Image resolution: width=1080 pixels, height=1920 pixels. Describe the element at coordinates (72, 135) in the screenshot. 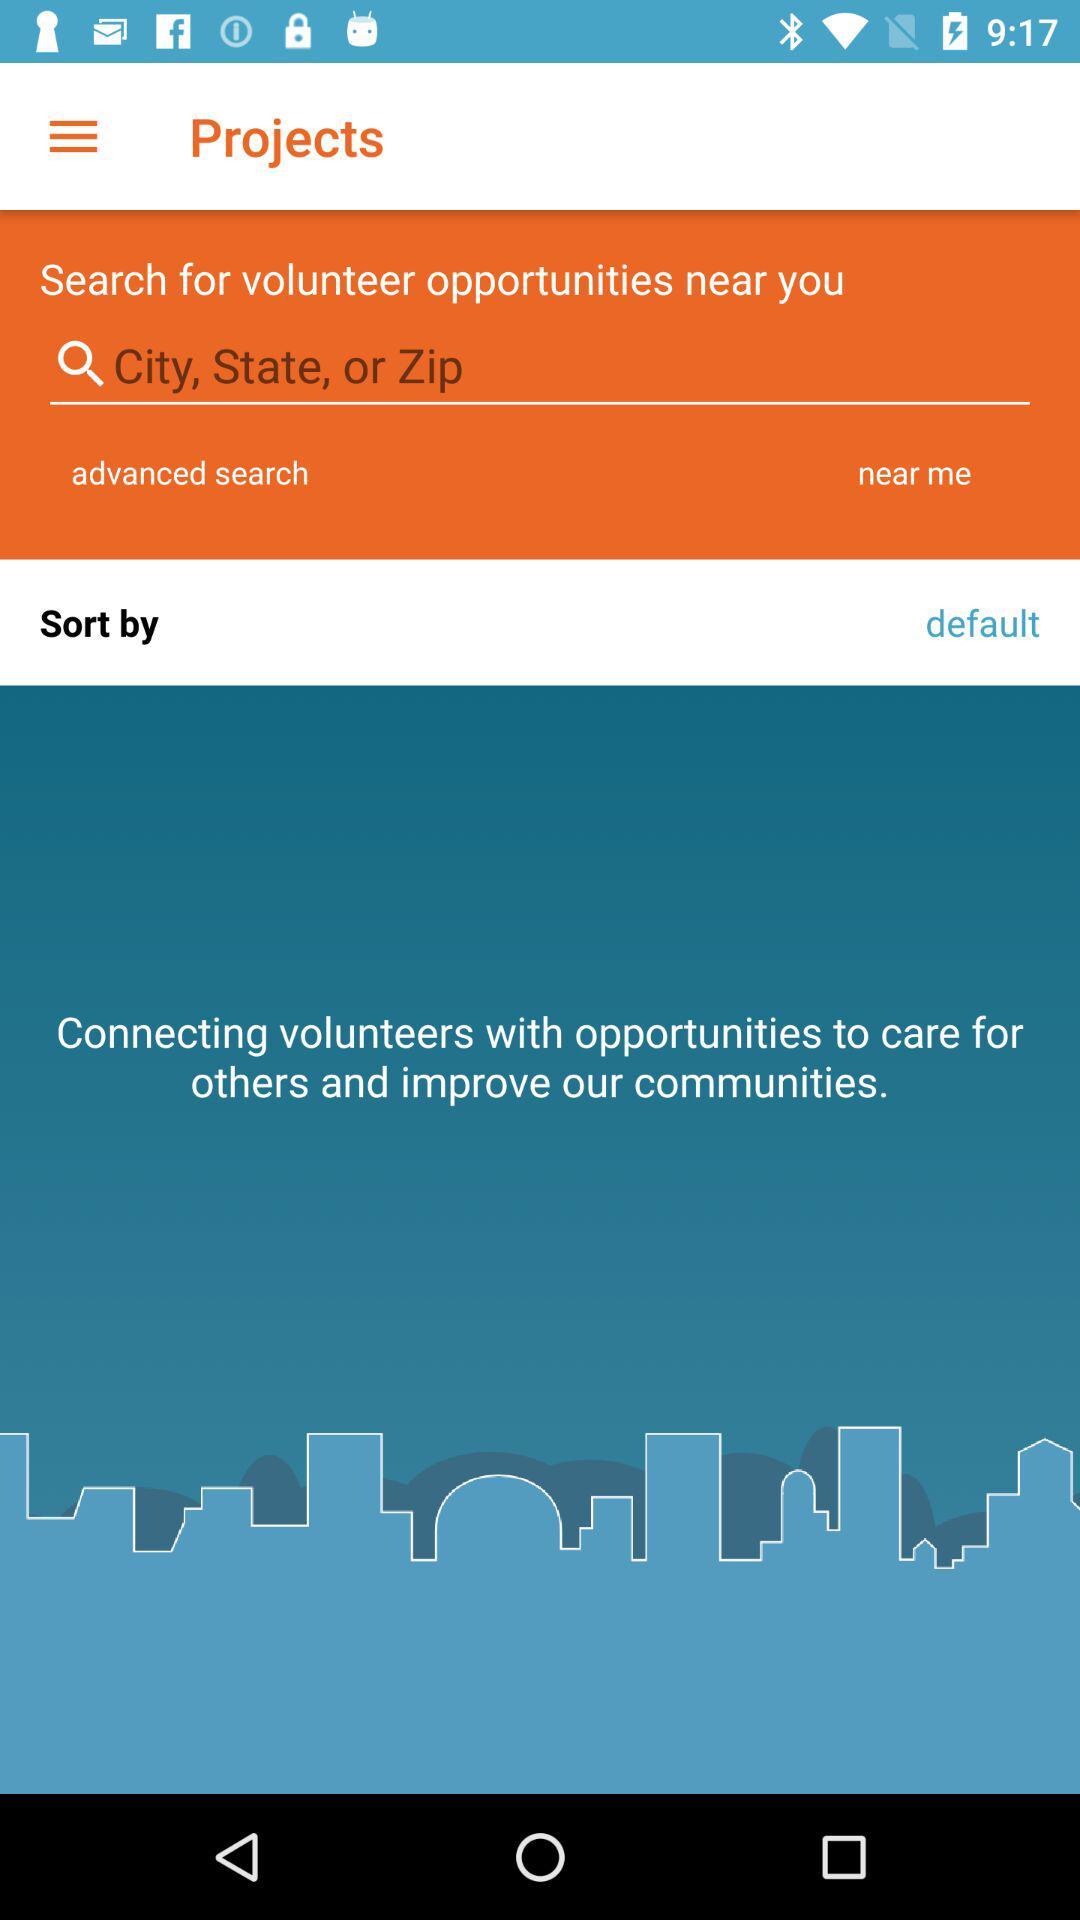

I see `item next to projects item` at that location.